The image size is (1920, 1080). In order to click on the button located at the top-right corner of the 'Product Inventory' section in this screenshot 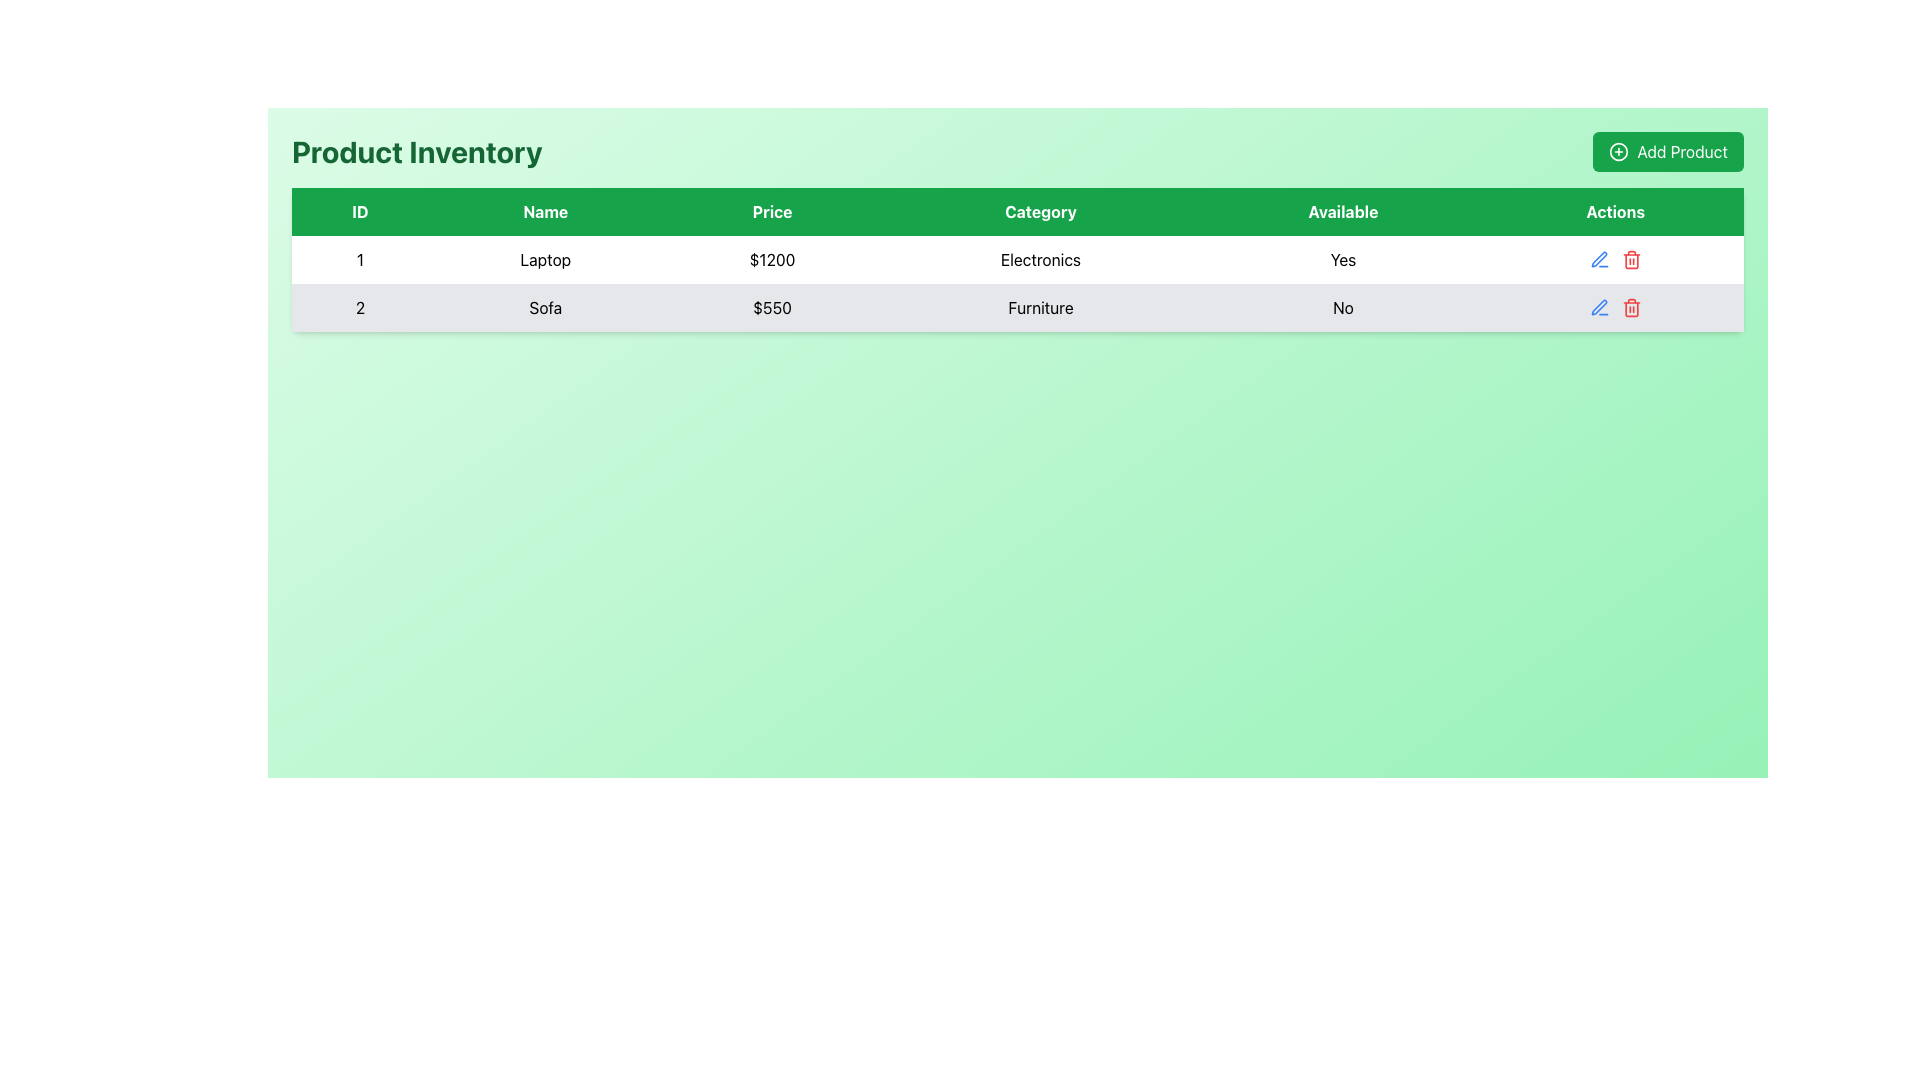, I will do `click(1668, 150)`.